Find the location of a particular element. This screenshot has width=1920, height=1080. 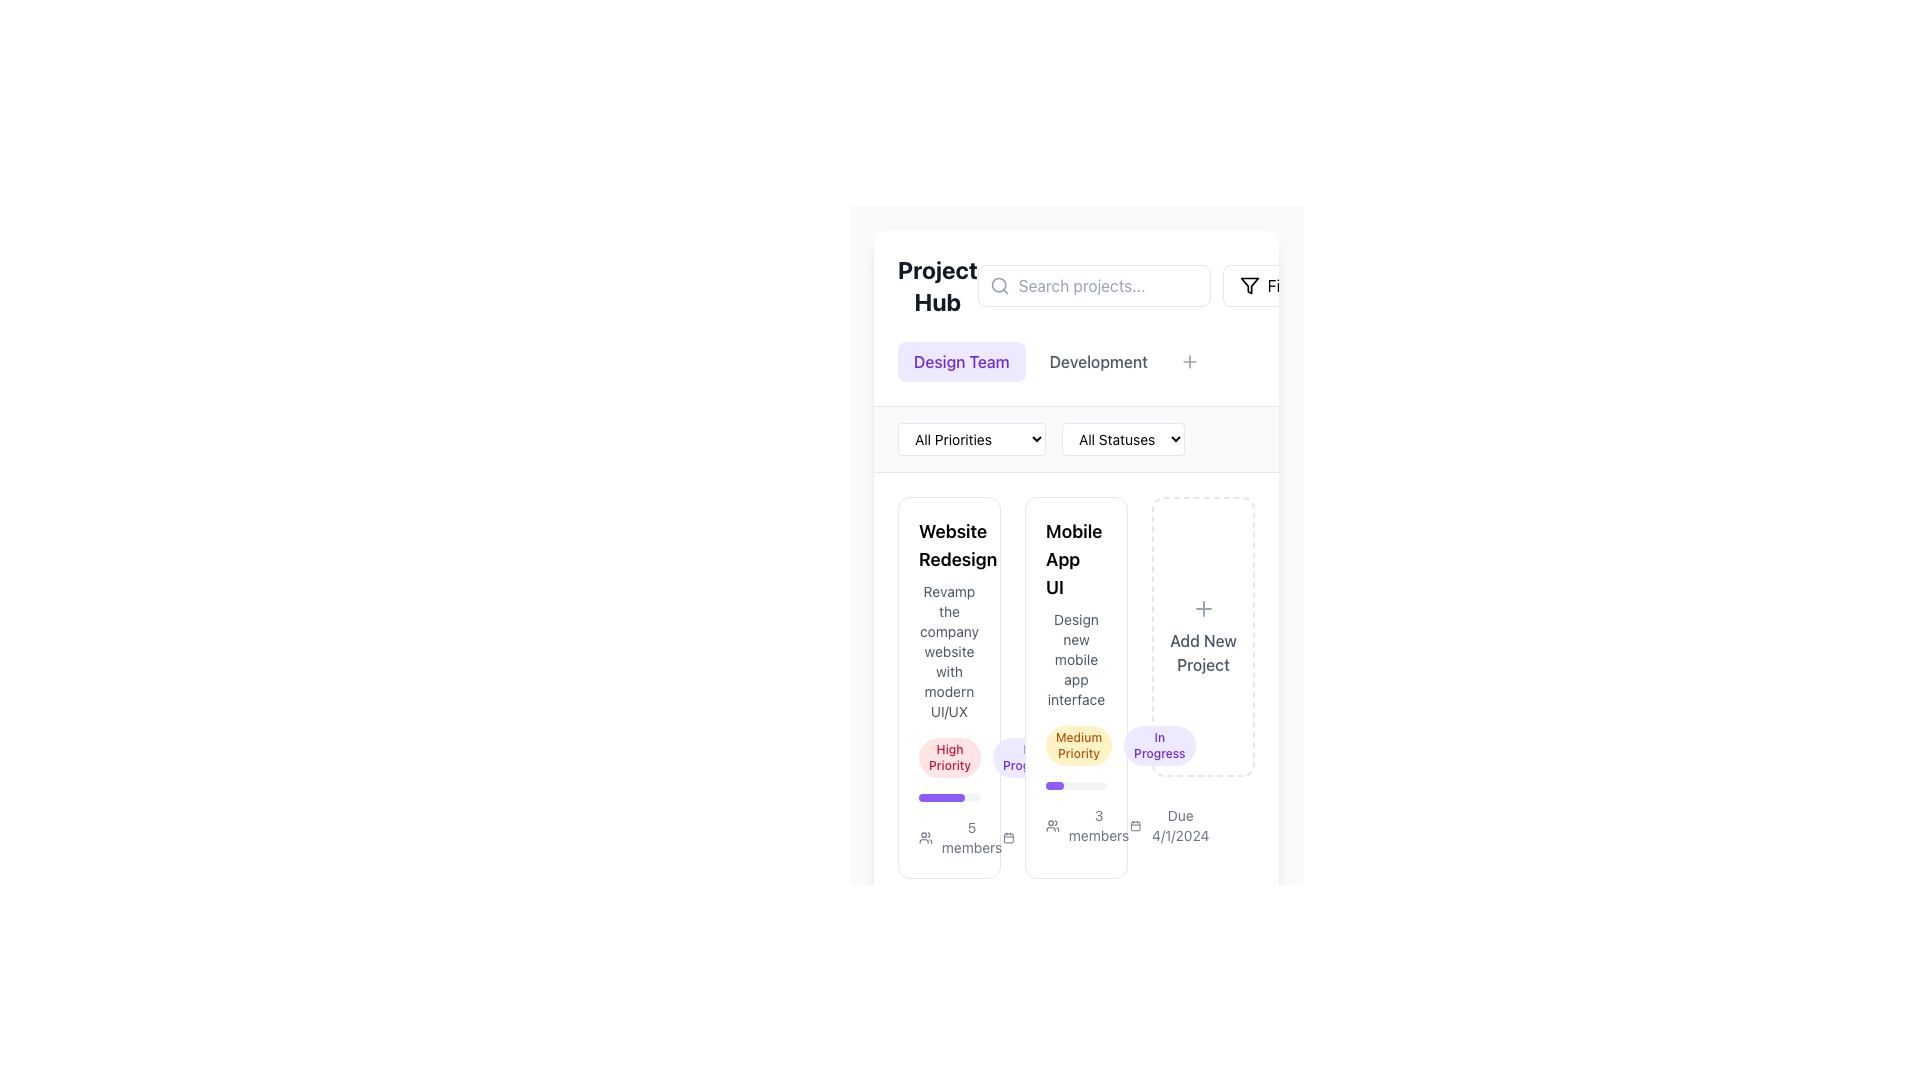

the 'All Statuses' dropdown menu button, which is a rectangular button with rounded corners and a dropdown arrow is located at coordinates (1123, 438).